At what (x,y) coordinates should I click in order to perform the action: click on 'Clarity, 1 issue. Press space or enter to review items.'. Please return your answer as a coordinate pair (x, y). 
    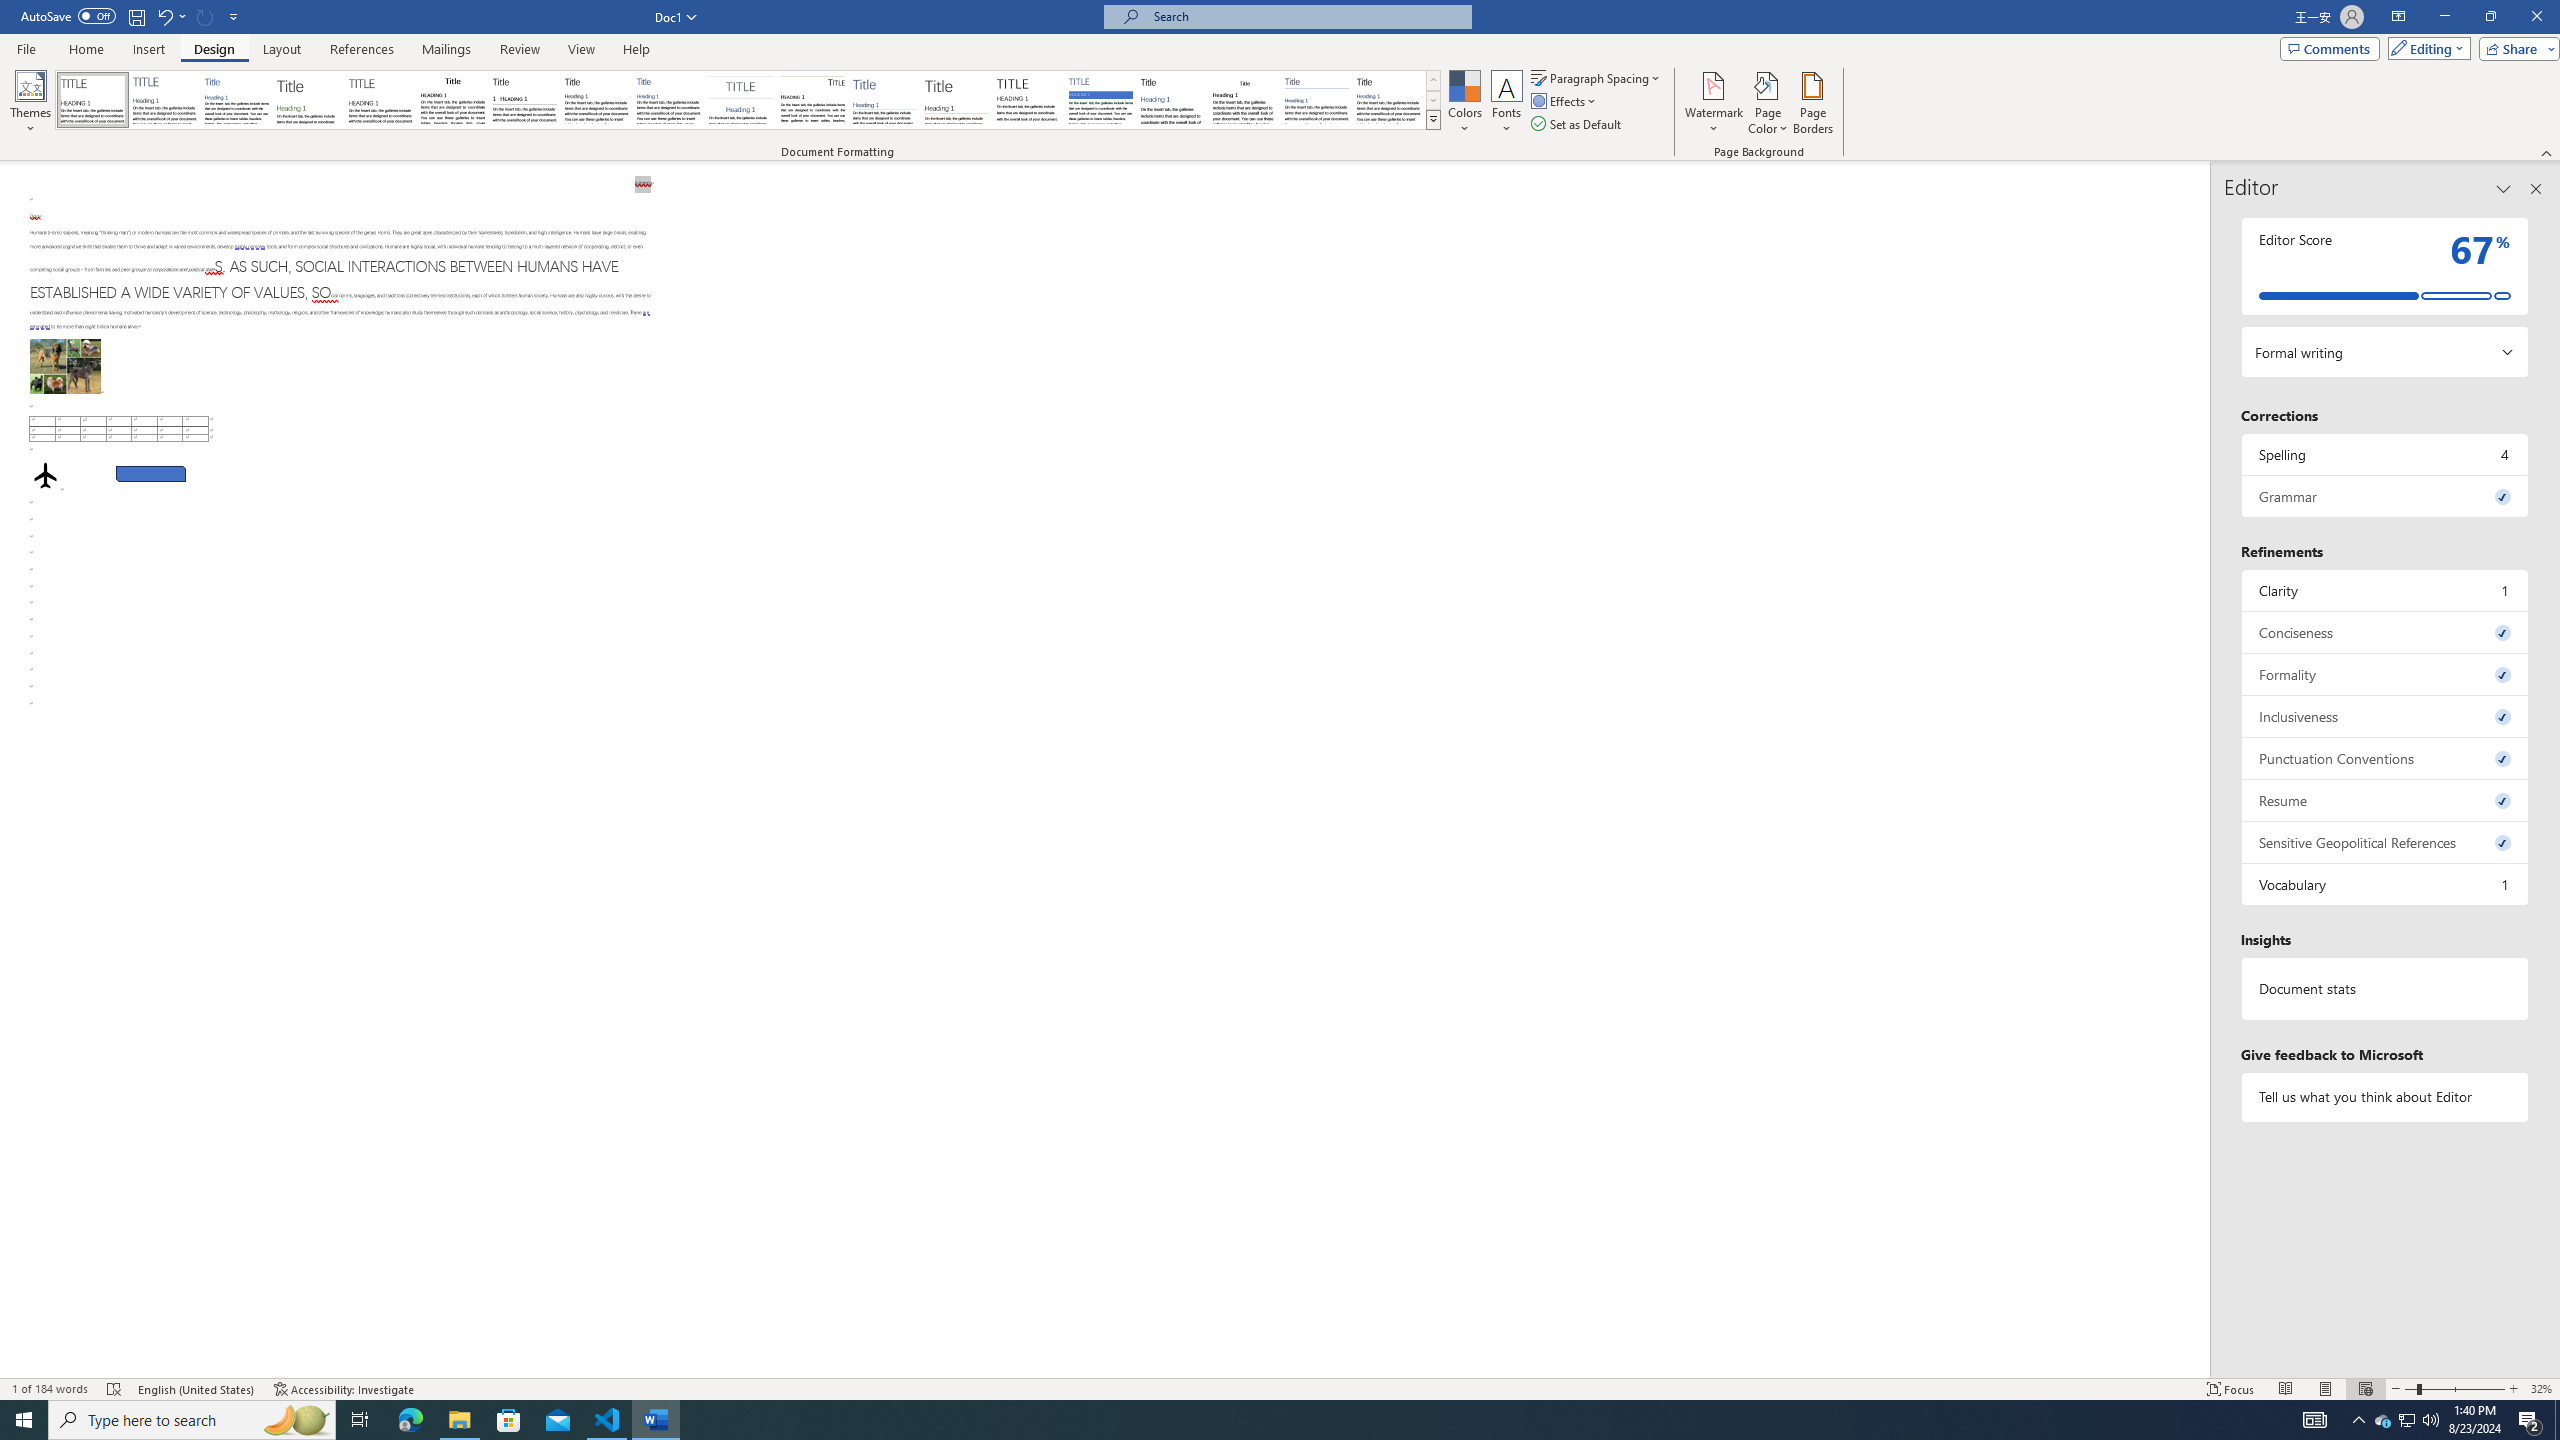
    Looking at the image, I should click on (2384, 589).